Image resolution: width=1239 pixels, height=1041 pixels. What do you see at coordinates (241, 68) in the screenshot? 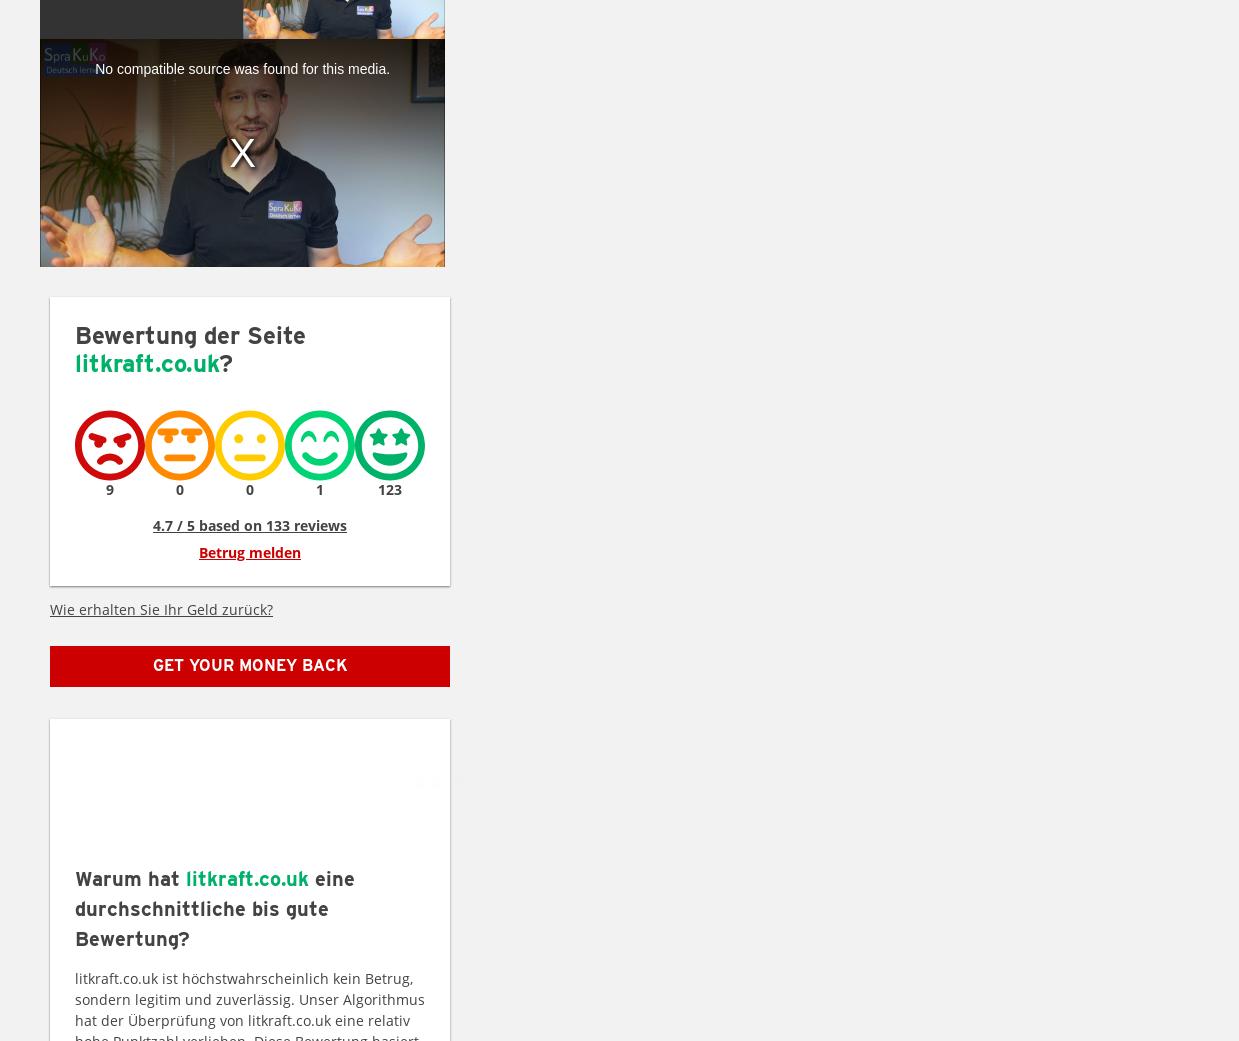
I see `'No compatible source was found for this media.'` at bounding box center [241, 68].